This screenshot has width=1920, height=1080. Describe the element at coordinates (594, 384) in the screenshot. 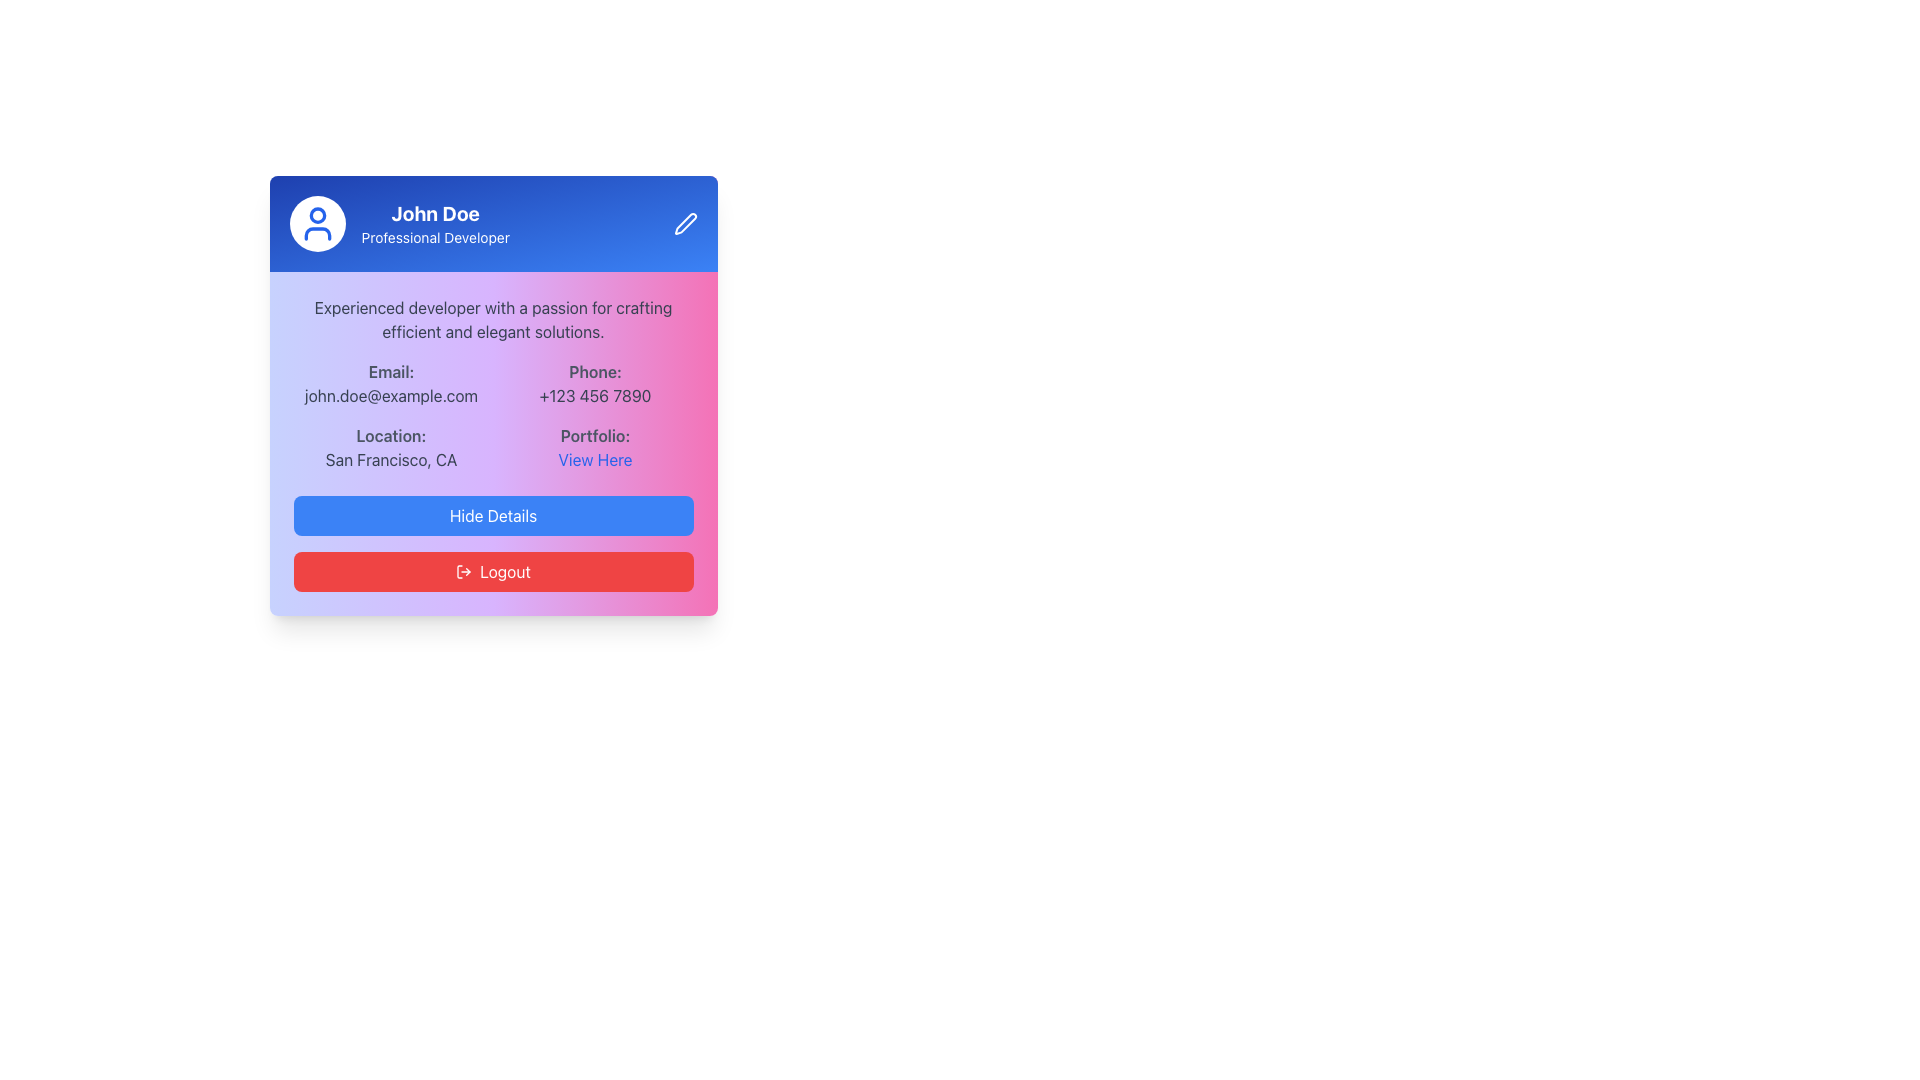

I see `the static text field displaying 'Phone:' and the phone number '+123 456 7890', which is located in the right column of a two-column layout` at that location.